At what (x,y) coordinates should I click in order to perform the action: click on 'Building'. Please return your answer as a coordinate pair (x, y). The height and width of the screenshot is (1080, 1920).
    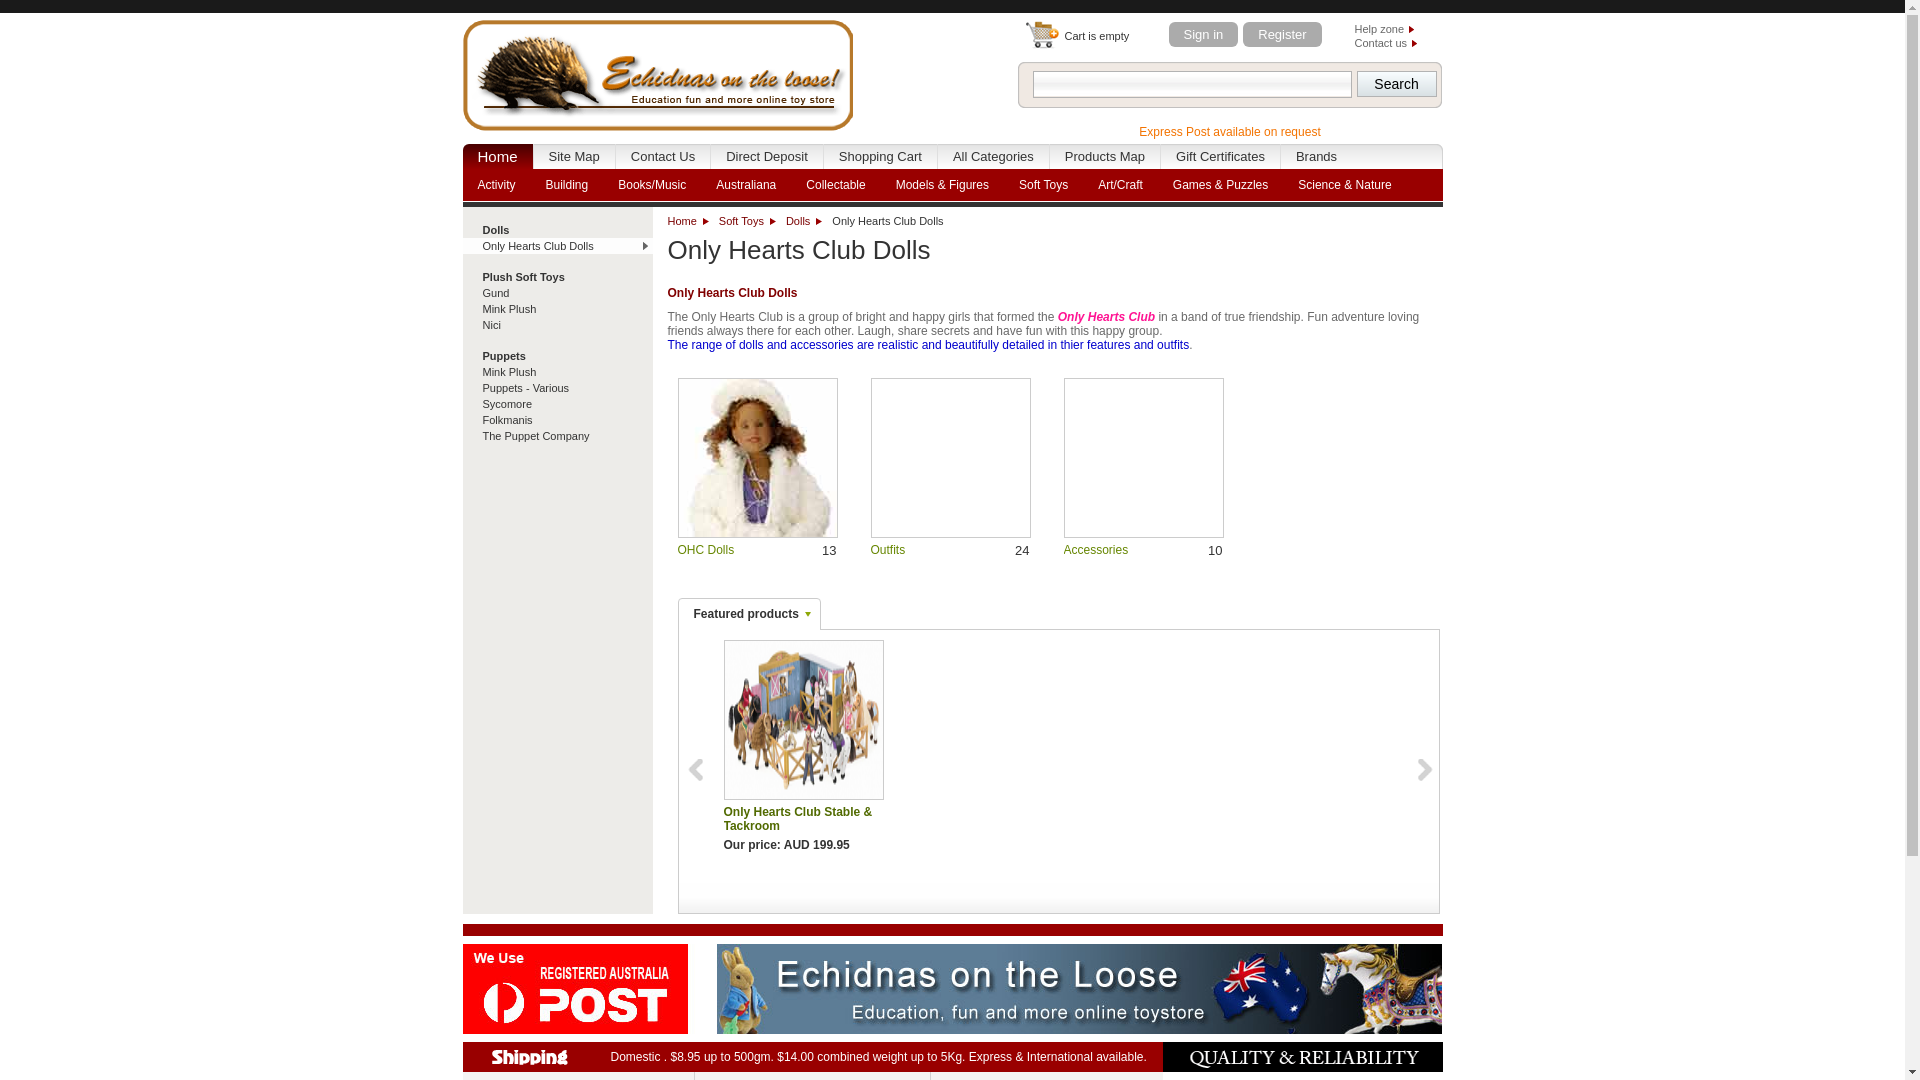
    Looking at the image, I should click on (566, 185).